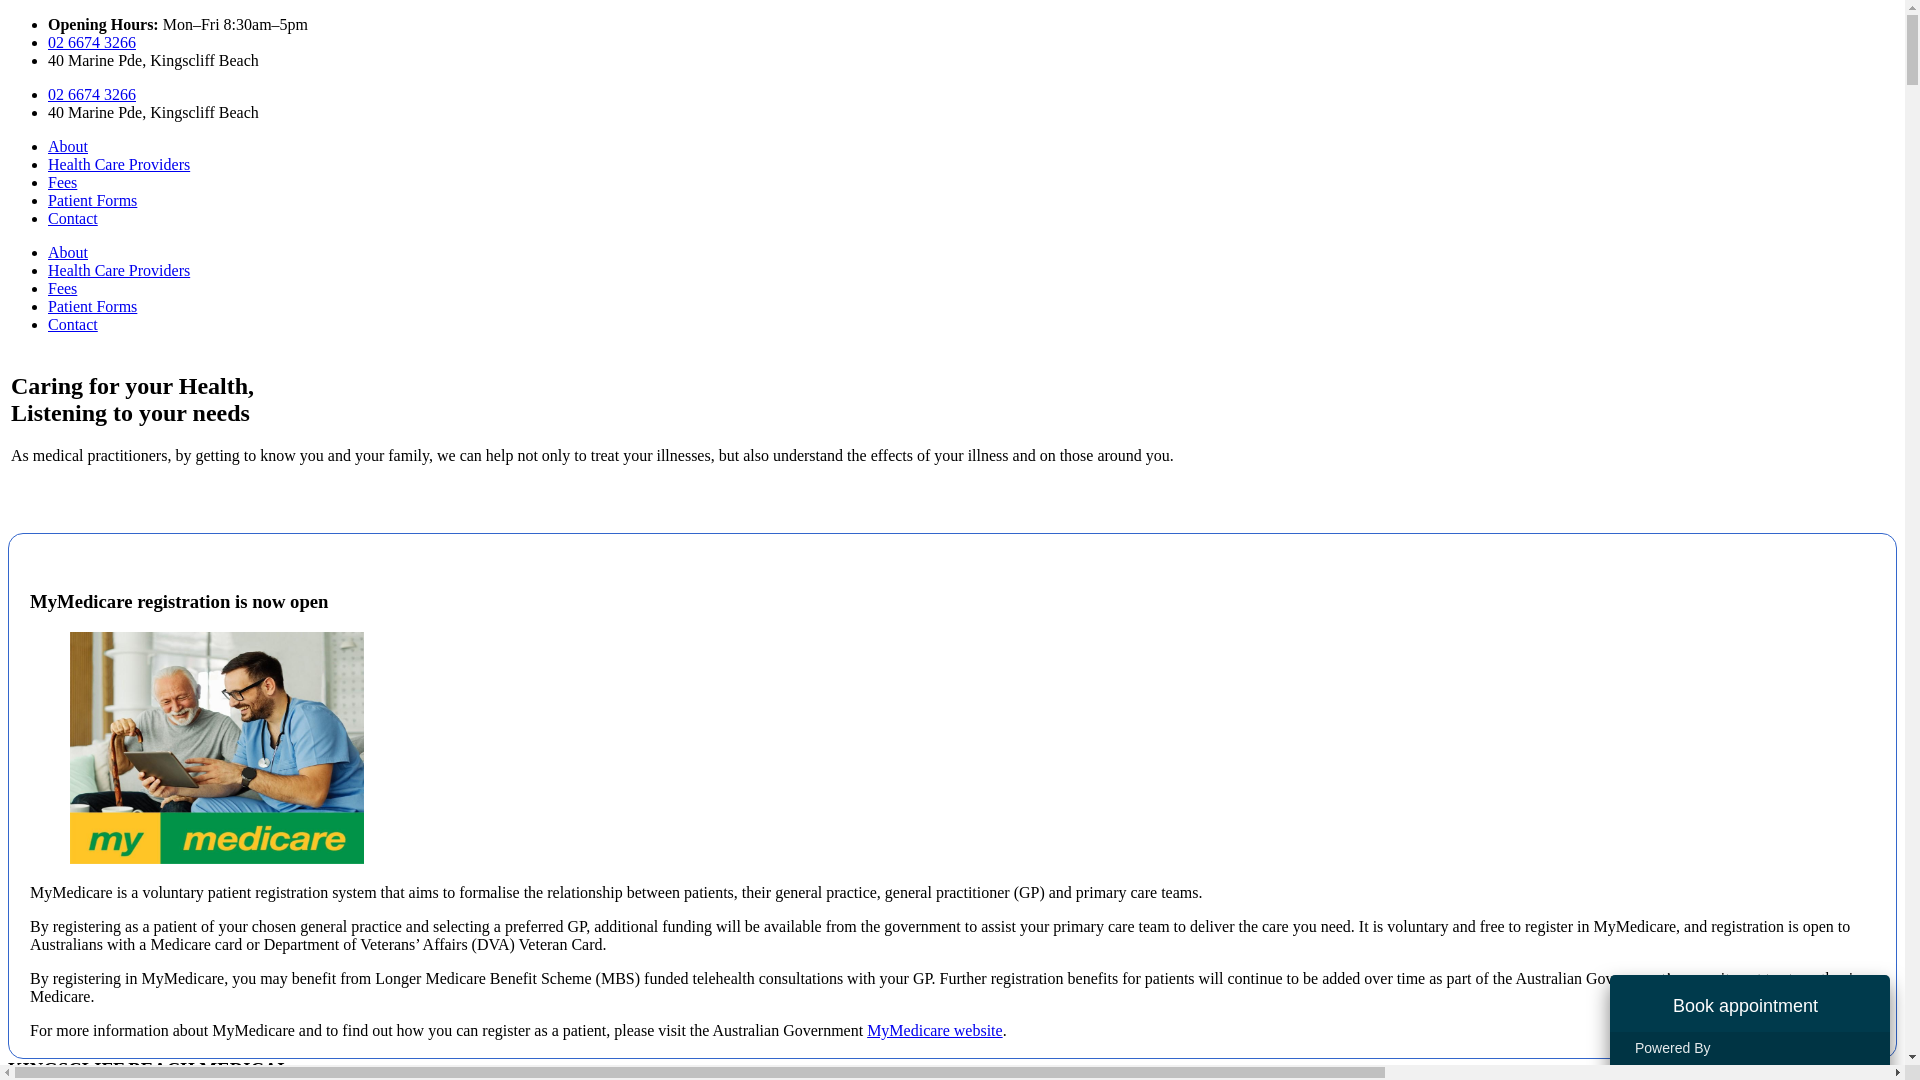 This screenshot has height=1080, width=1920. What do you see at coordinates (152, 112) in the screenshot?
I see `'40 Marine Pde, Kingscliff Beach'` at bounding box center [152, 112].